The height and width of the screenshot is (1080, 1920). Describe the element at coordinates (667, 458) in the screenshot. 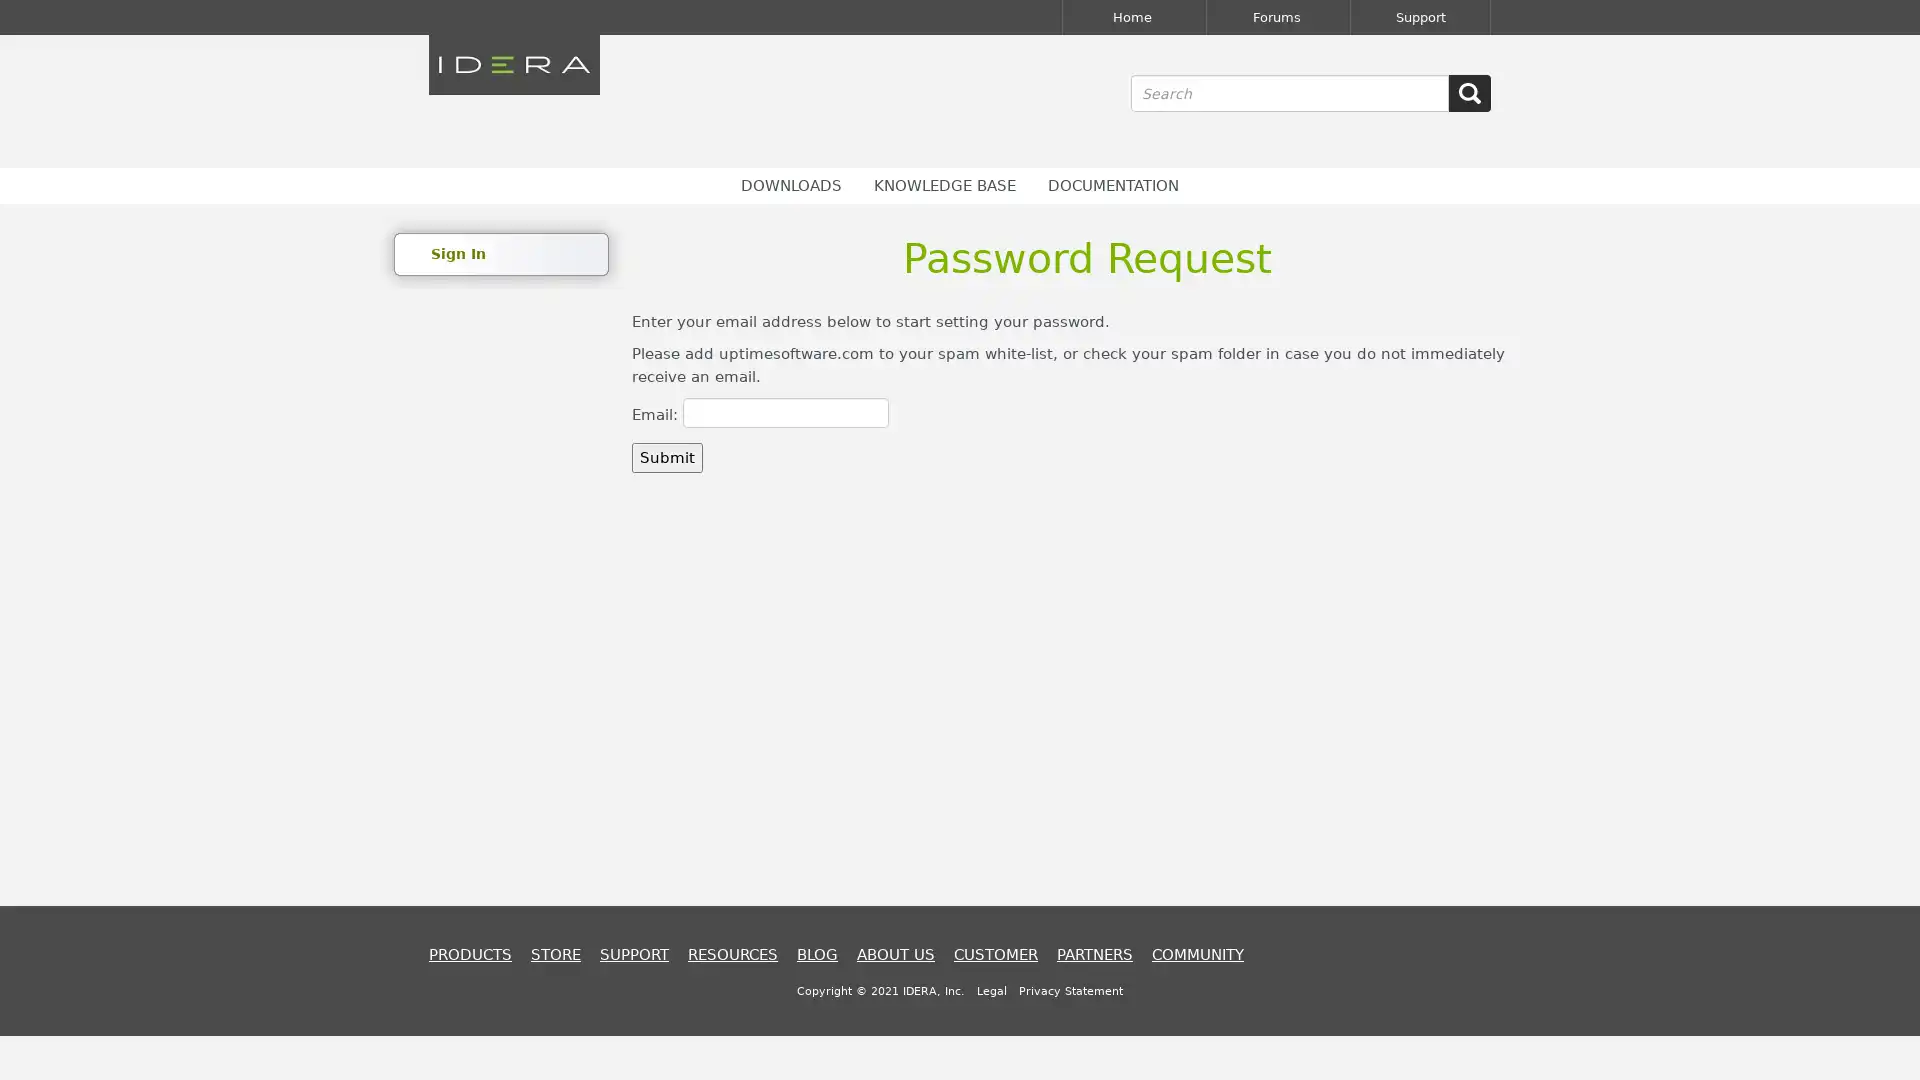

I see `Submit` at that location.